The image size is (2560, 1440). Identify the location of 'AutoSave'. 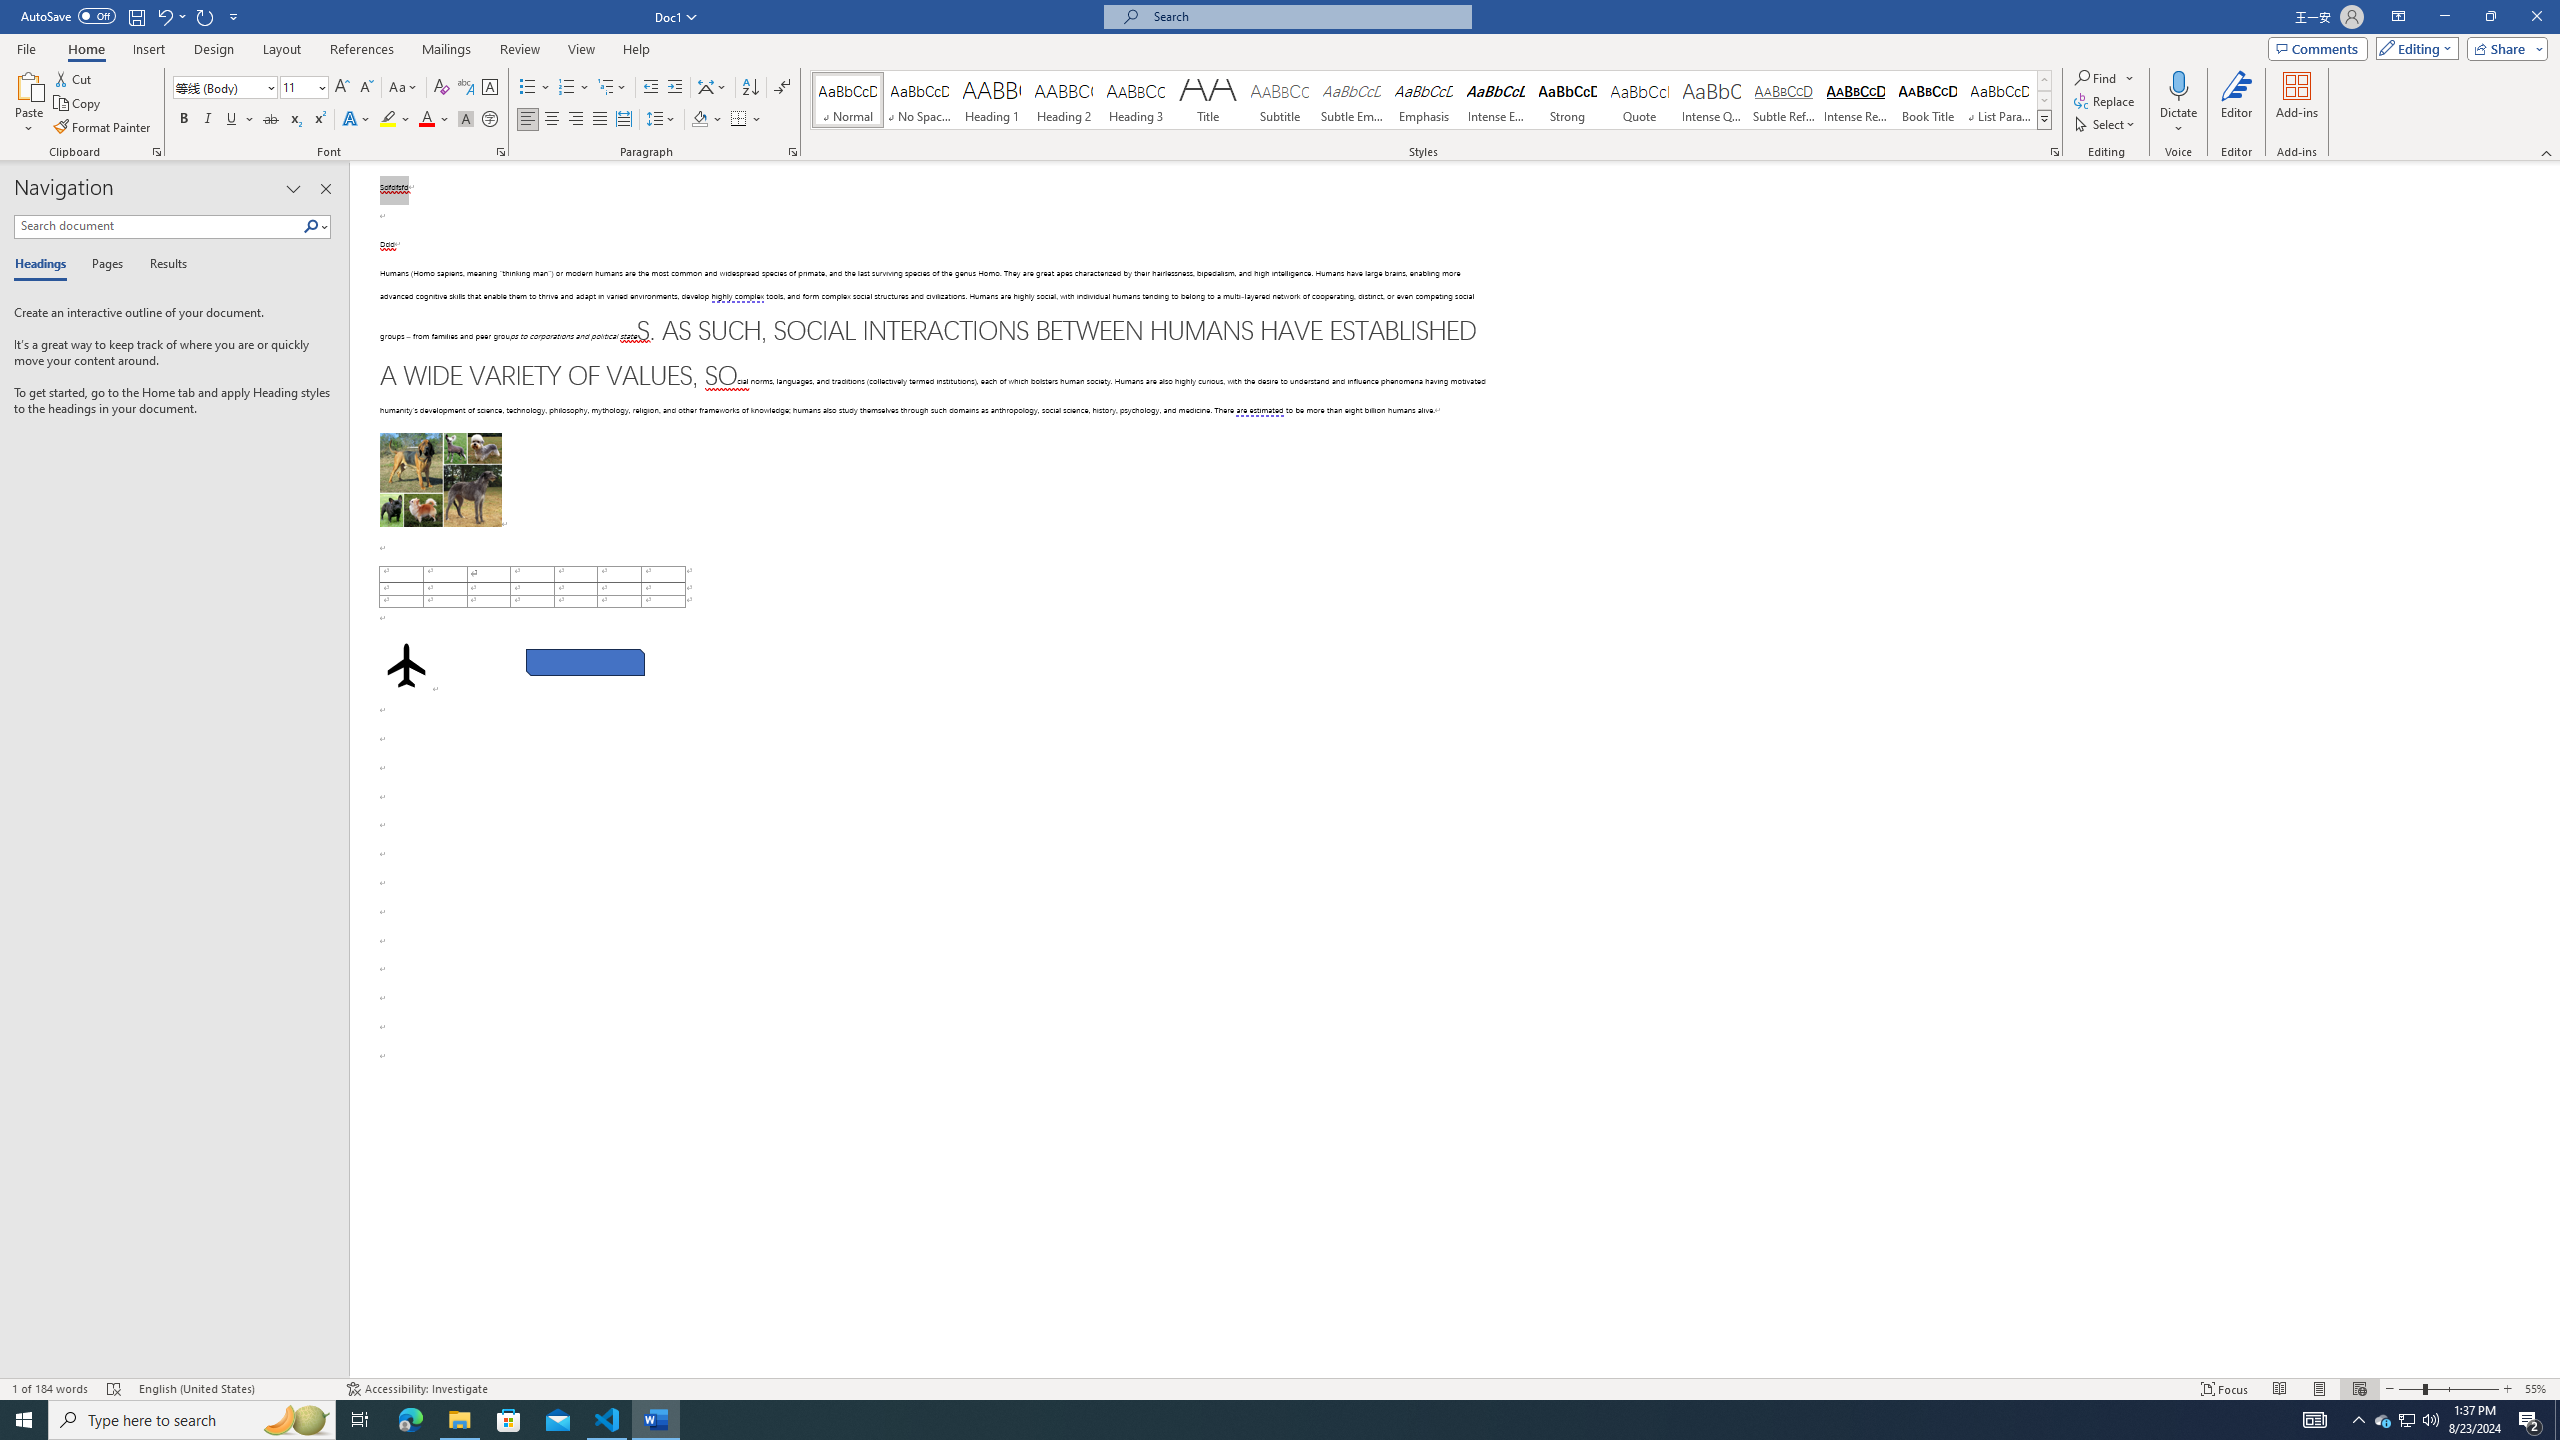
(69, 15).